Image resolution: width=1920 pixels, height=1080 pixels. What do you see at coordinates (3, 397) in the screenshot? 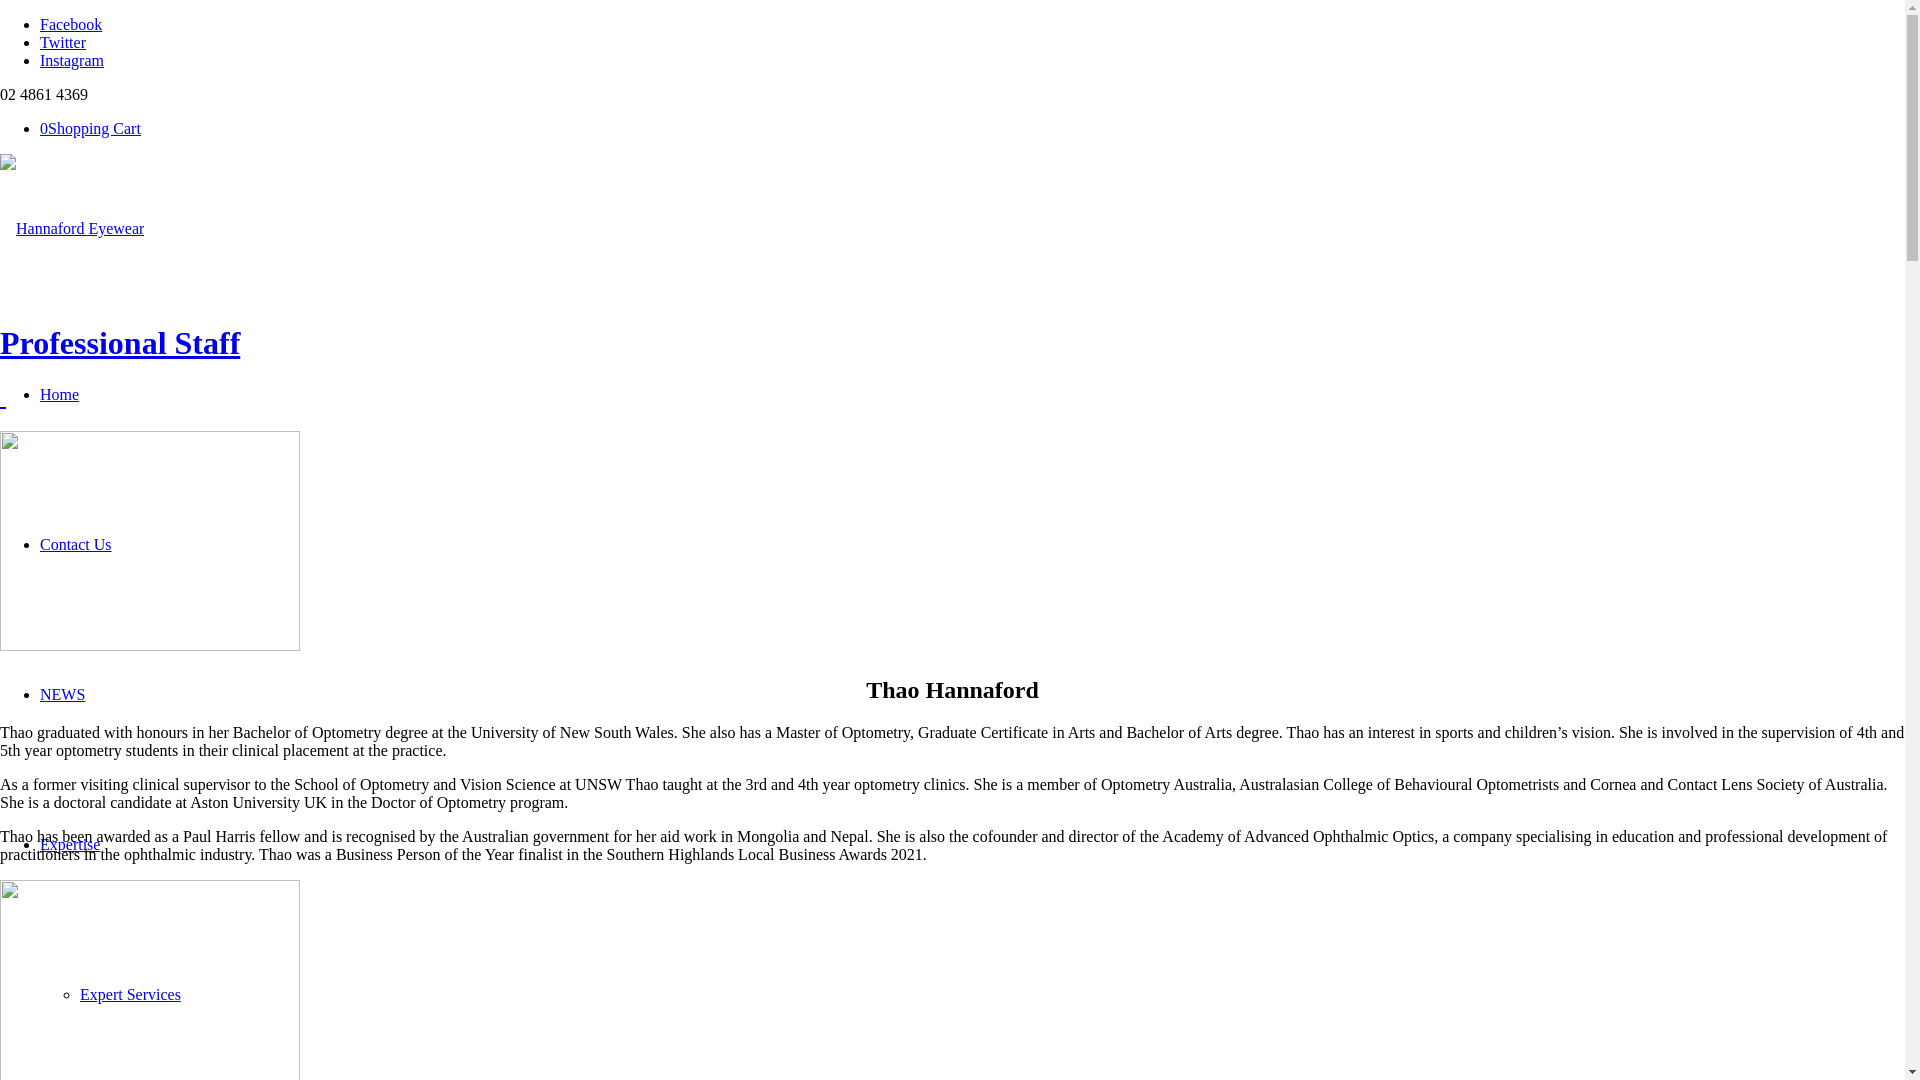
I see `' '` at bounding box center [3, 397].